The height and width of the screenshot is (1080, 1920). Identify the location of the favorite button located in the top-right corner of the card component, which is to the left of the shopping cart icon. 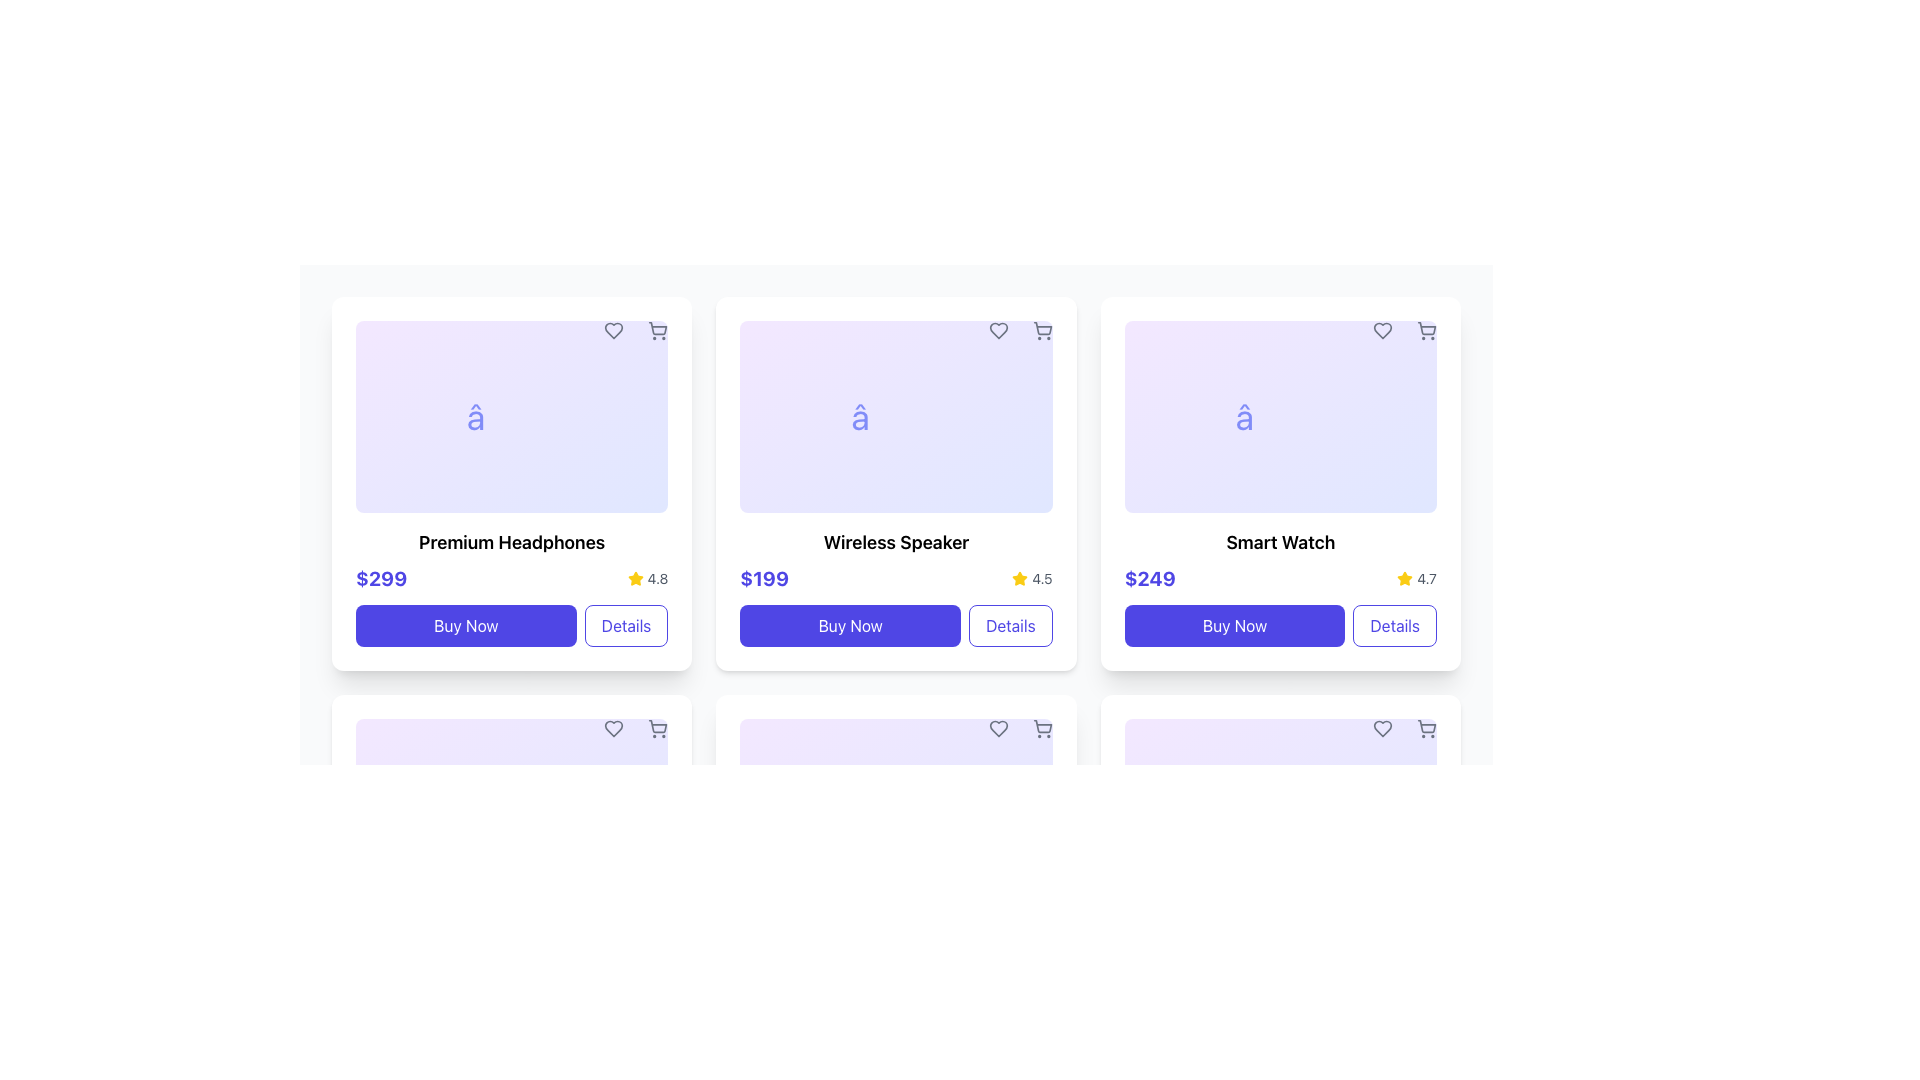
(613, 729).